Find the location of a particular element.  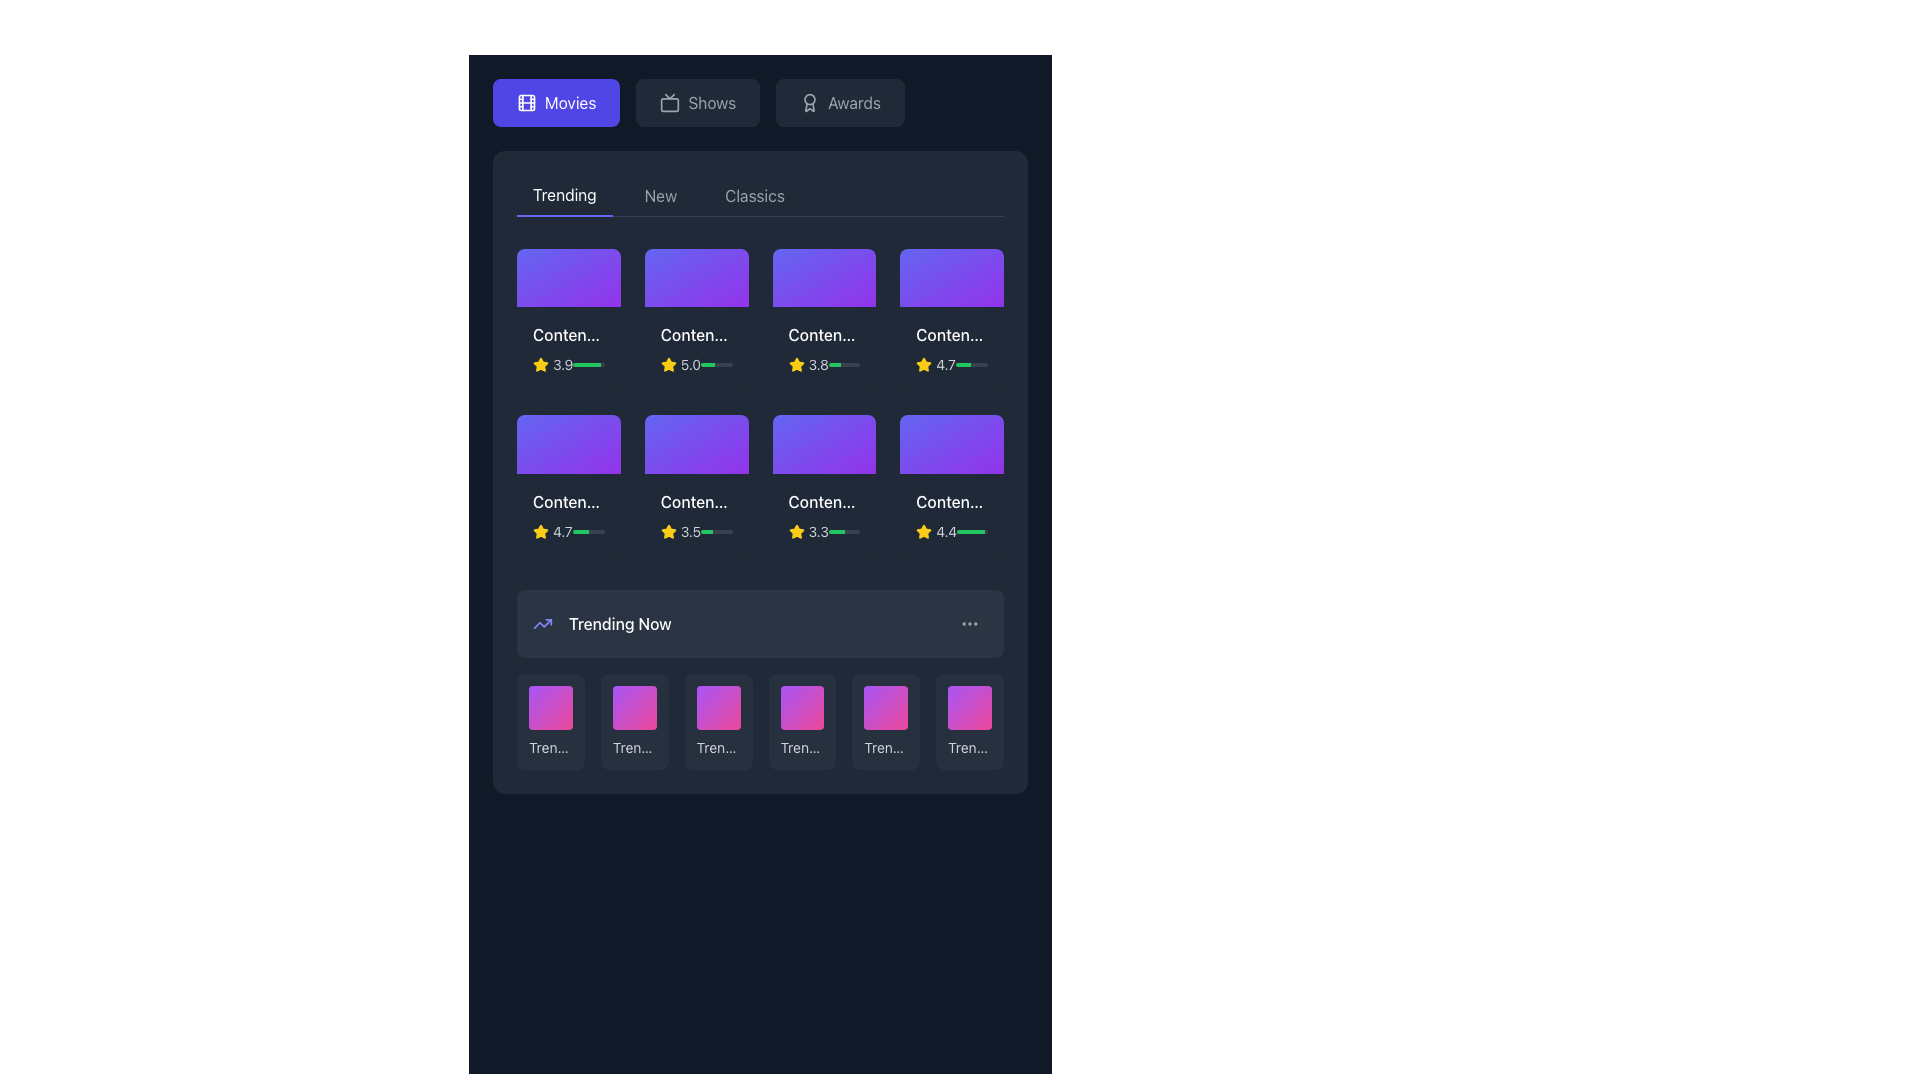

the card associated with the text label 'Content Title 7' in the second row, third column of the grid layout under the 'Trending' section of the 'Movies' category is located at coordinates (824, 500).